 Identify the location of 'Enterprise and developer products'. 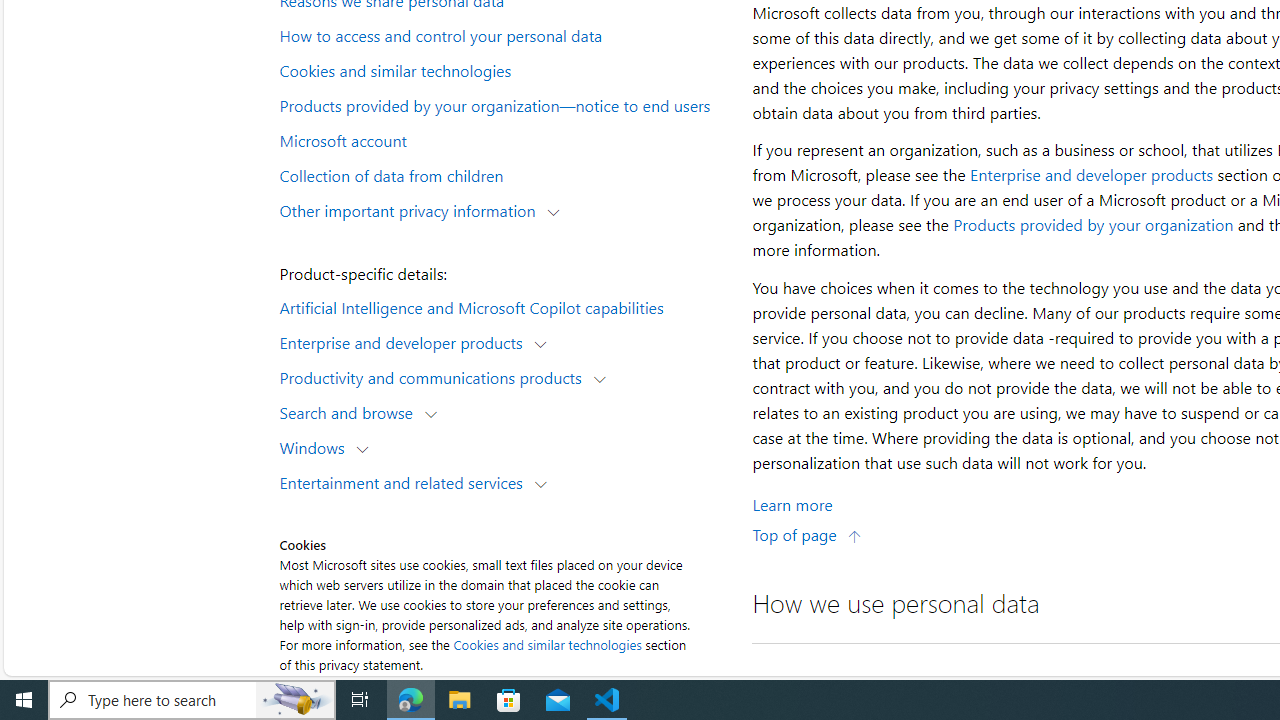
(1090, 173).